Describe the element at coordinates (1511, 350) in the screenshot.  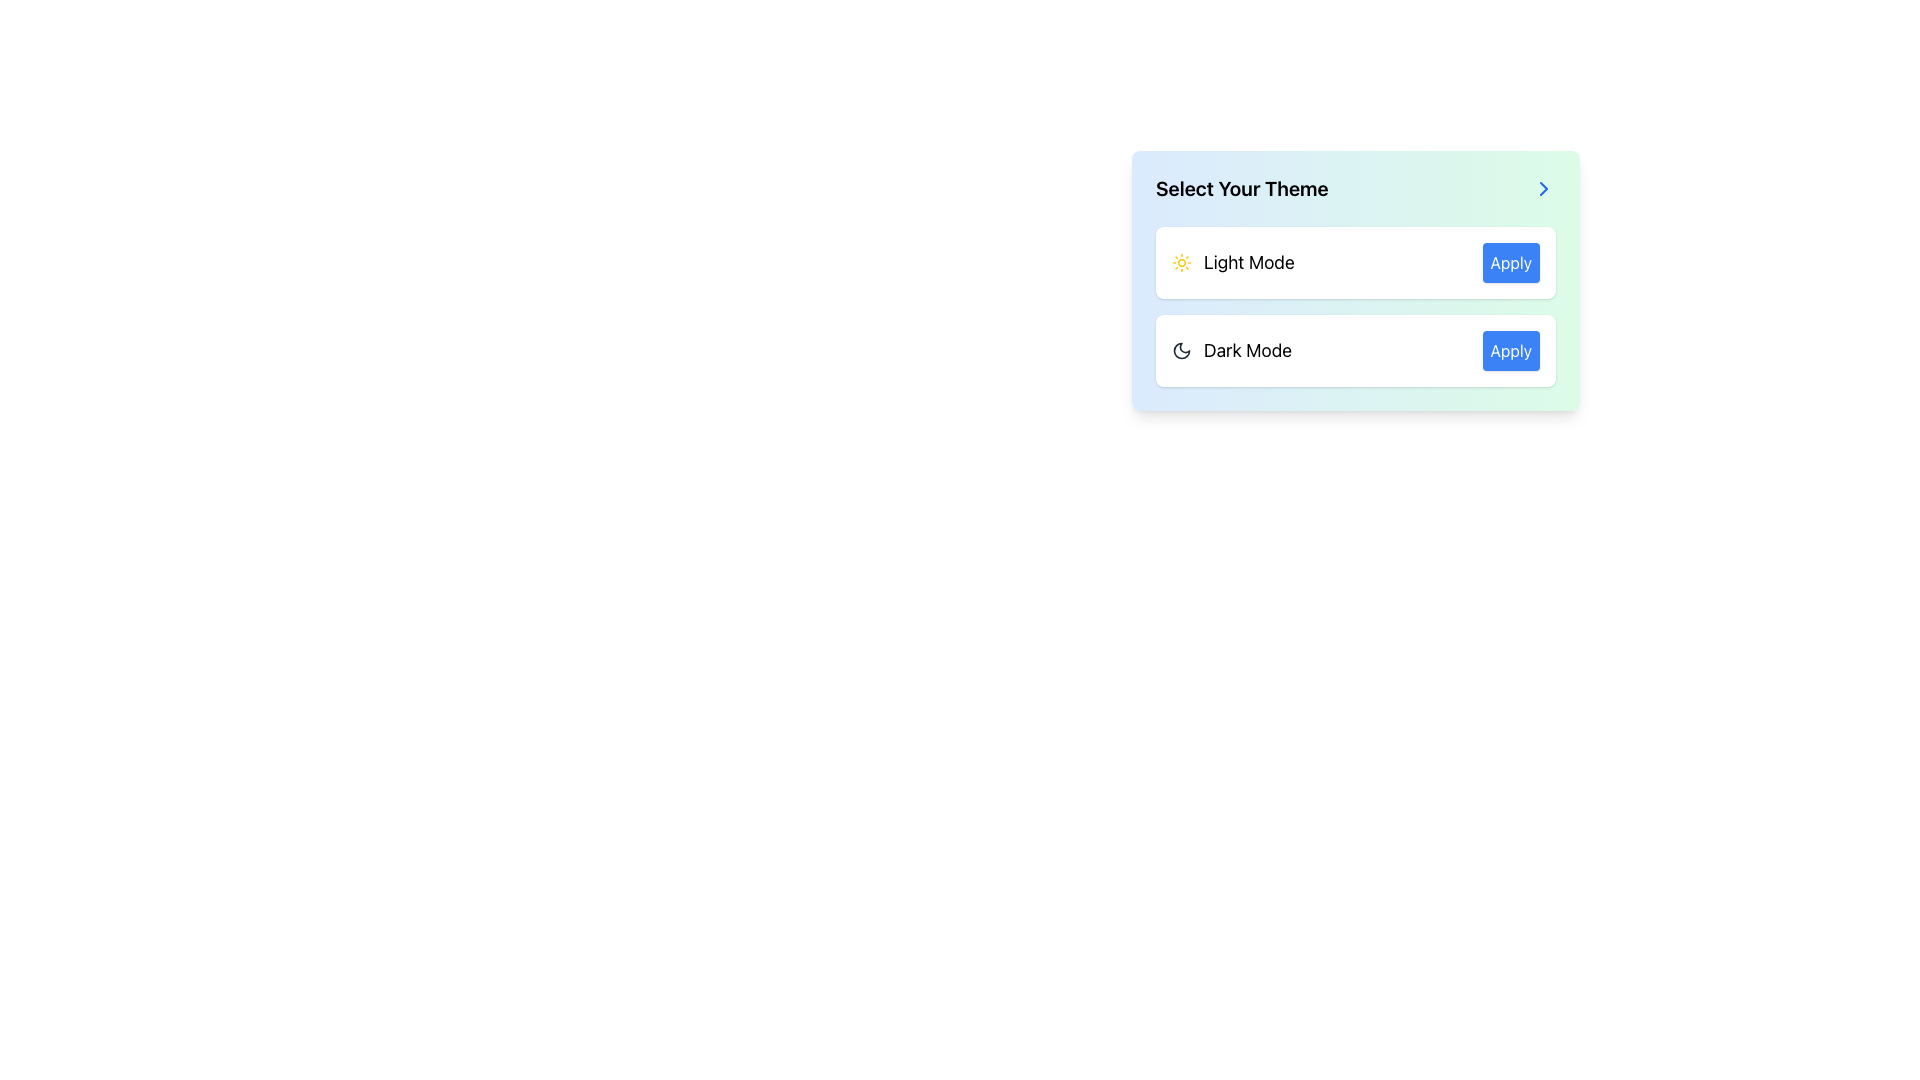
I see `the blue 'Apply' button with white text` at that location.